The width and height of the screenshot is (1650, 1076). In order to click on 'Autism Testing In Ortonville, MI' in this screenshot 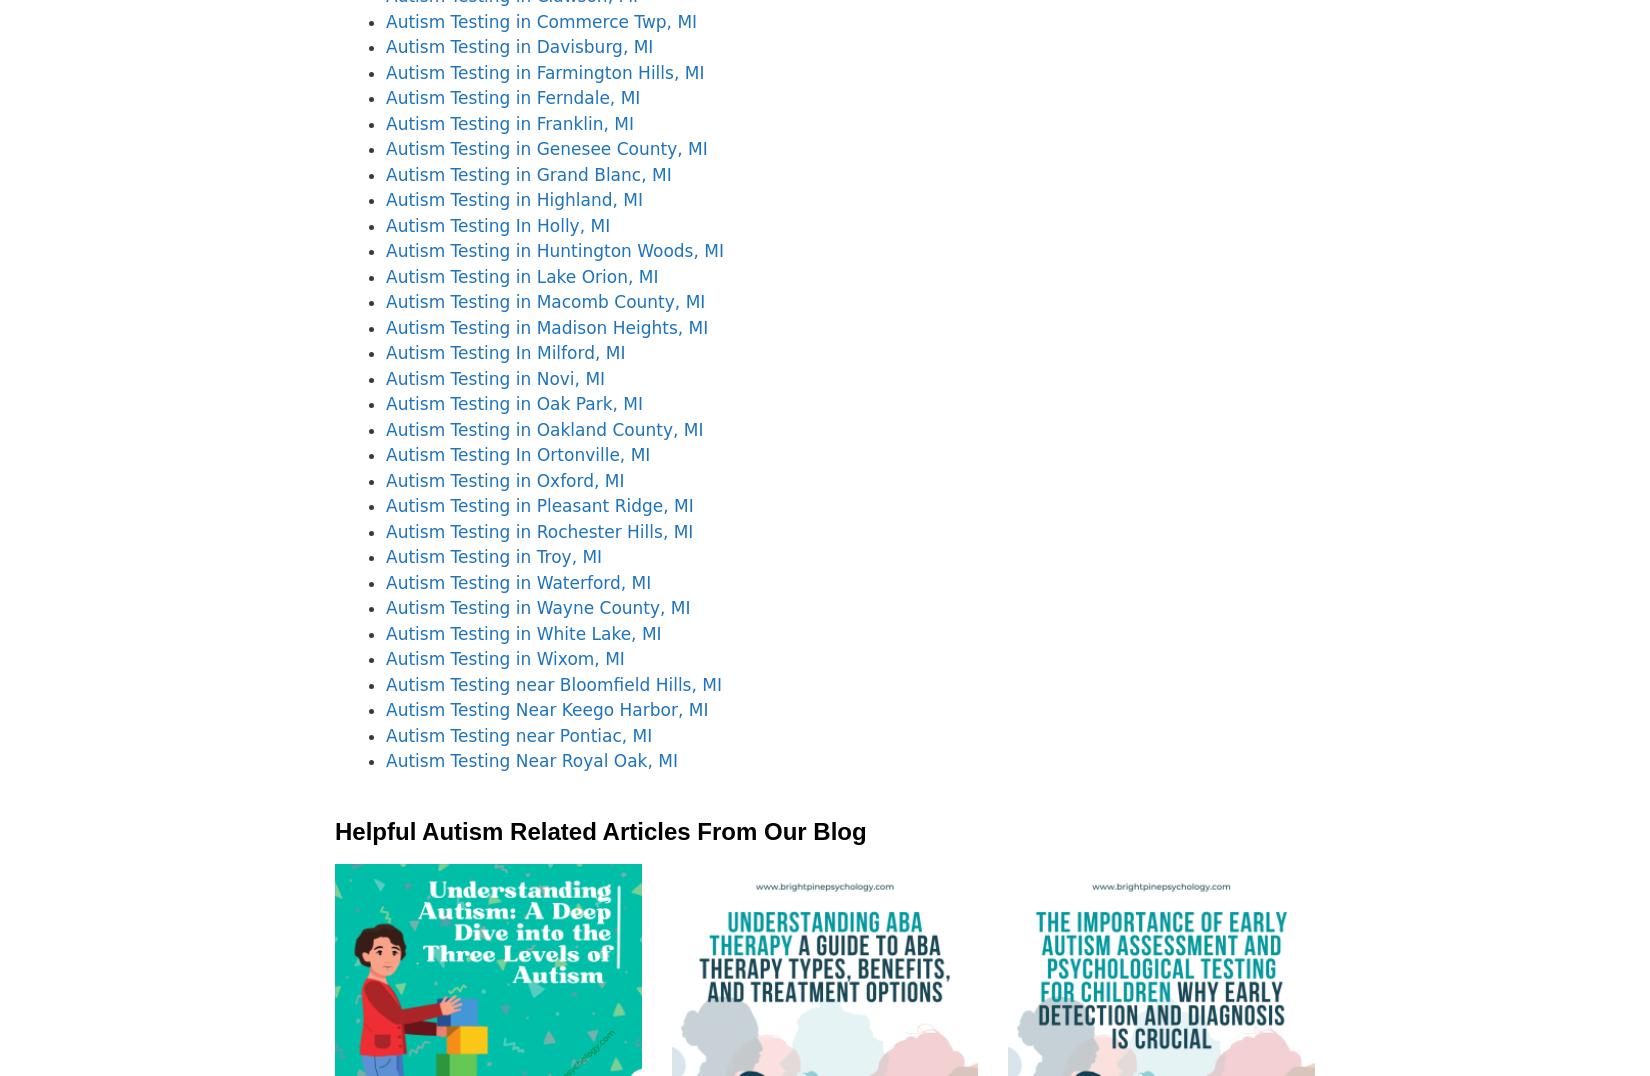, I will do `click(516, 454)`.